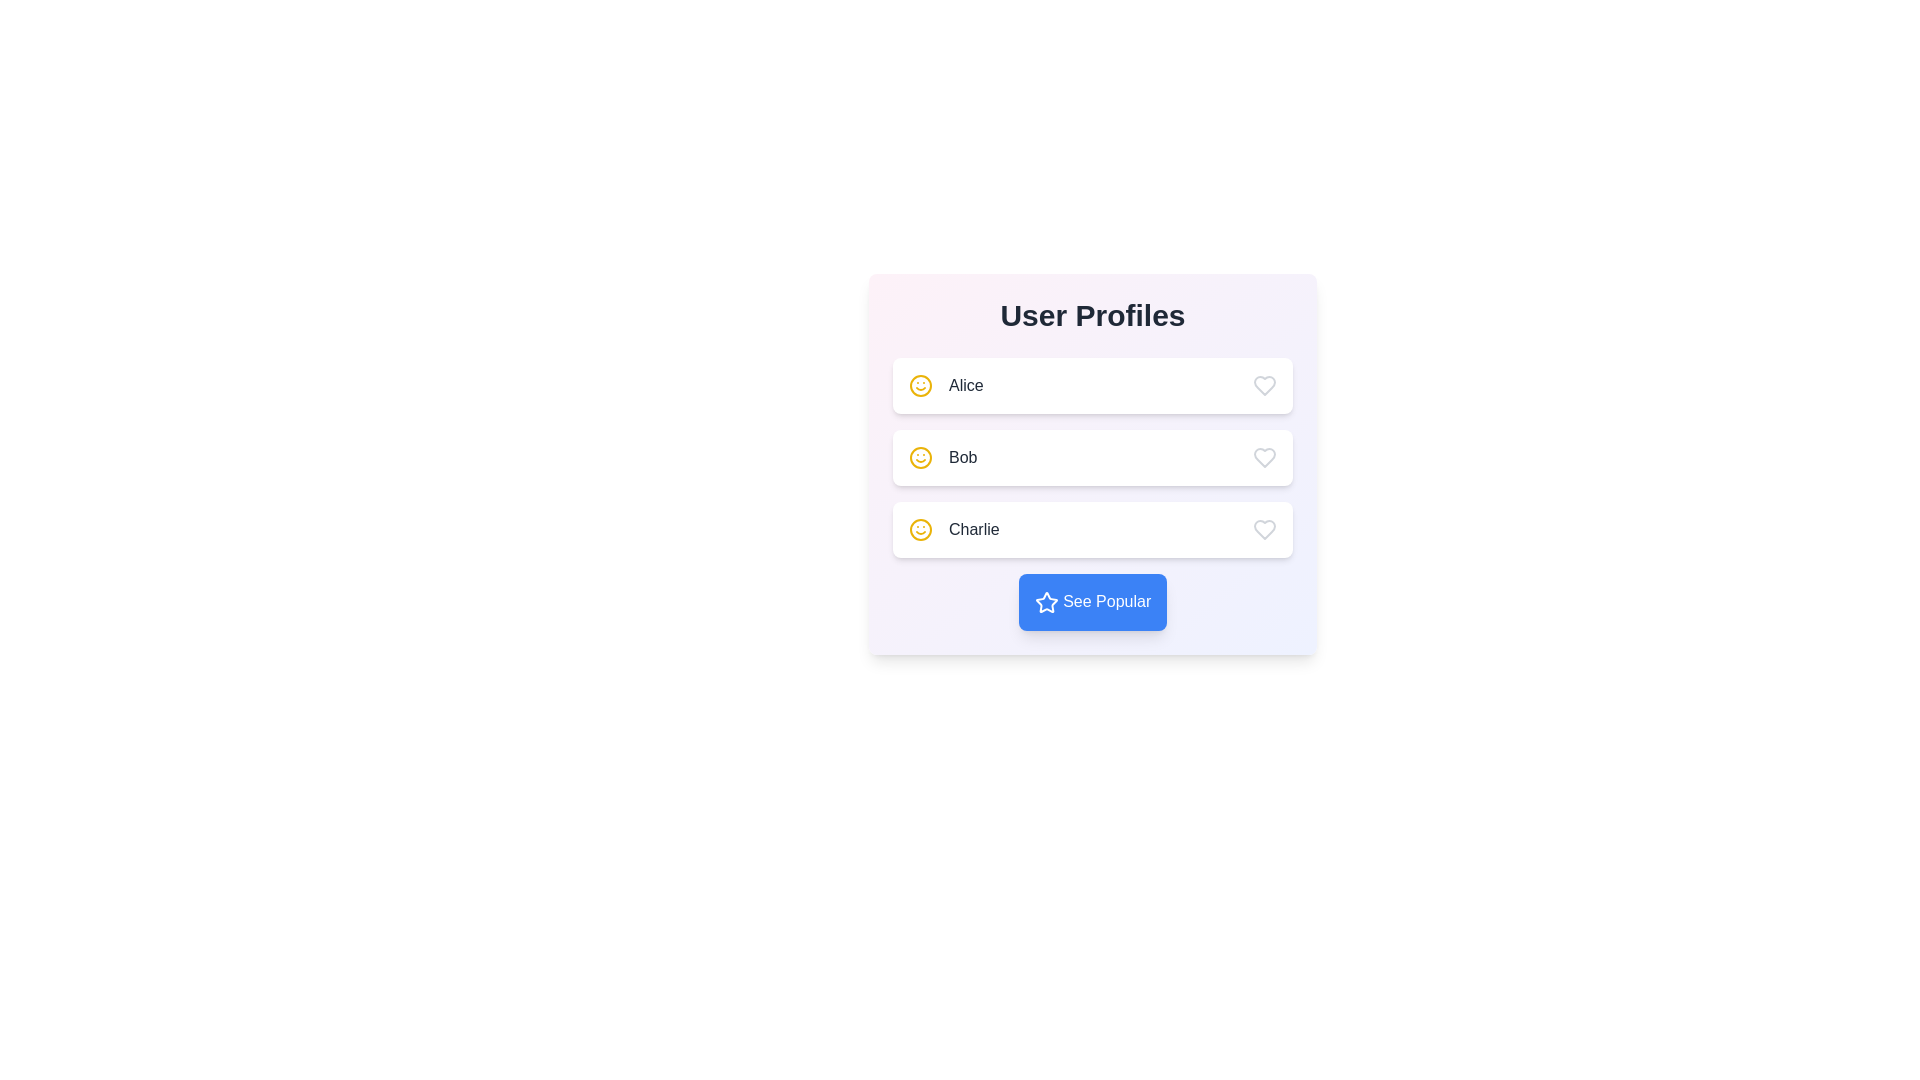 This screenshot has height=1080, width=1920. Describe the element at coordinates (942, 458) in the screenshot. I see `the 'Bob' label located in the 'User Profiles' section, positioned between 'Alice' and 'Charlie', with a yellow smiley face icon to its left` at that location.